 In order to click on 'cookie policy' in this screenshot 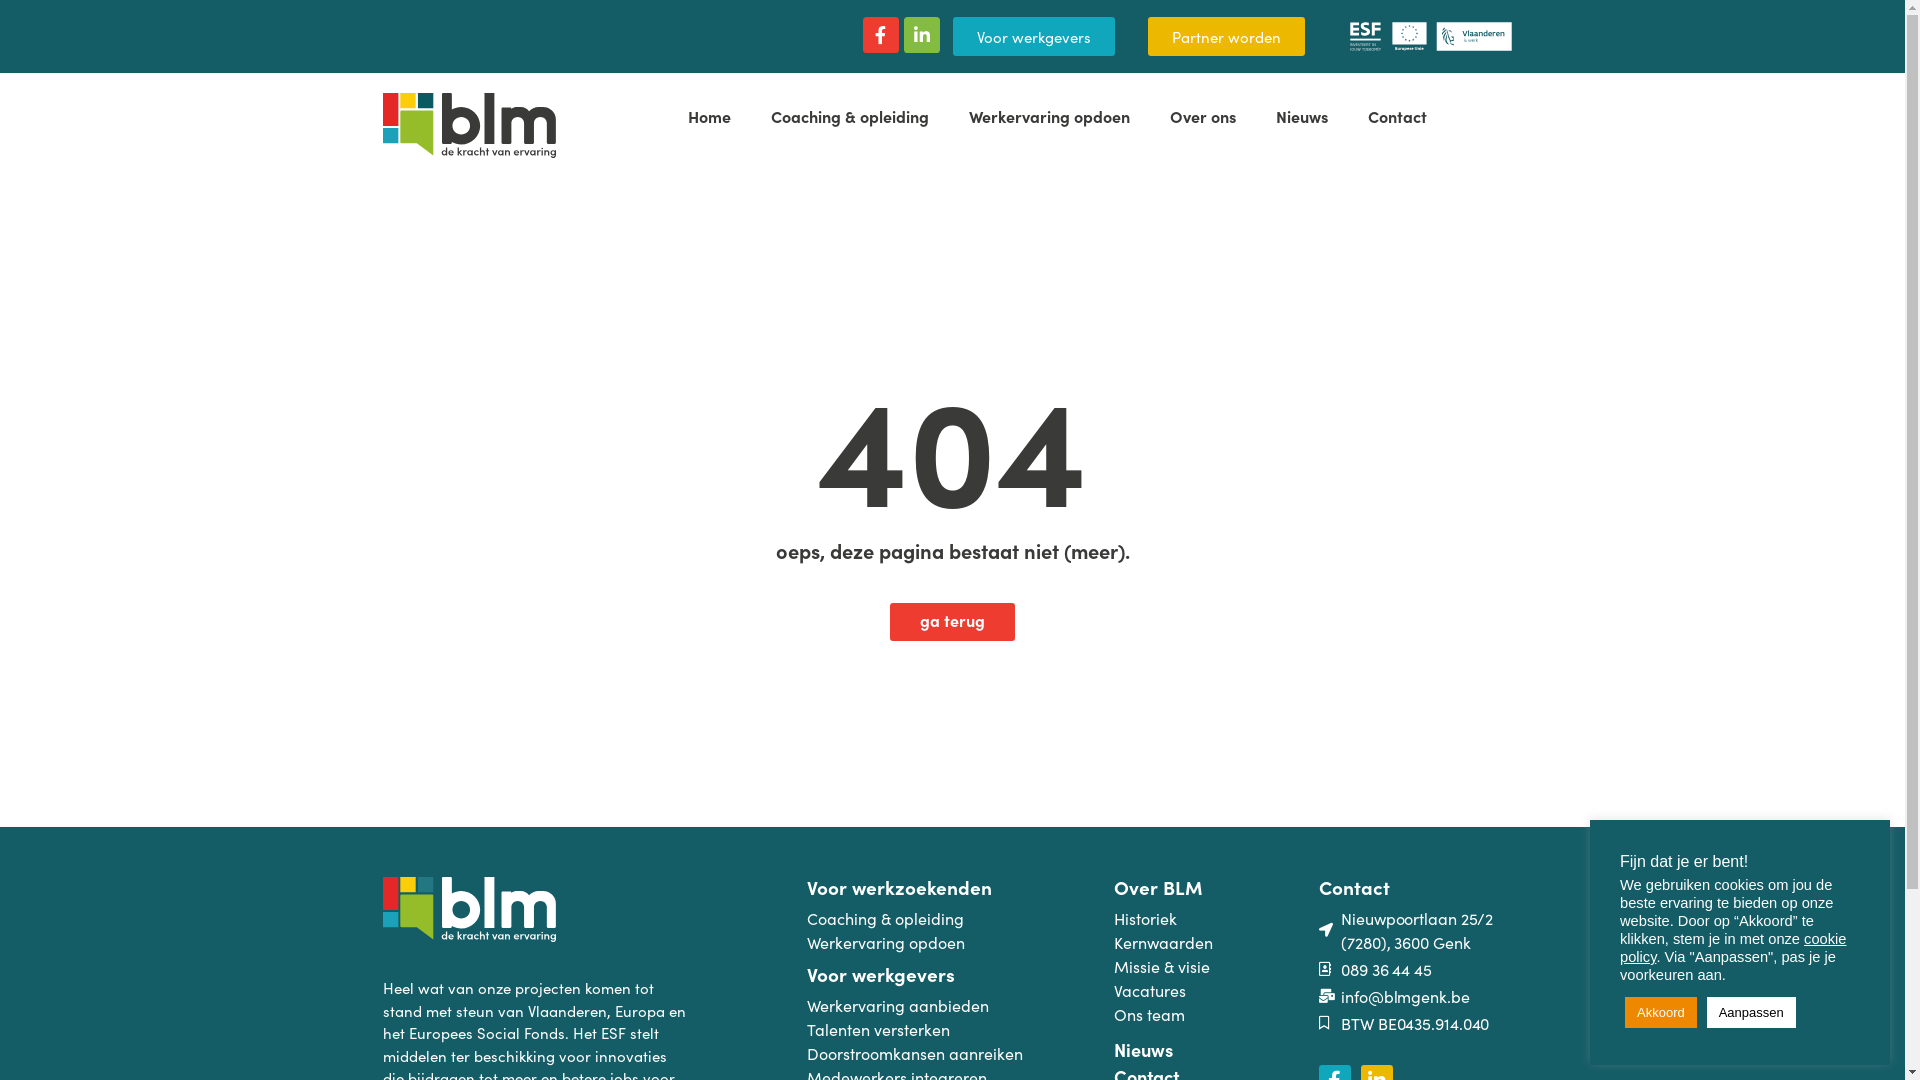, I will do `click(1620, 947)`.